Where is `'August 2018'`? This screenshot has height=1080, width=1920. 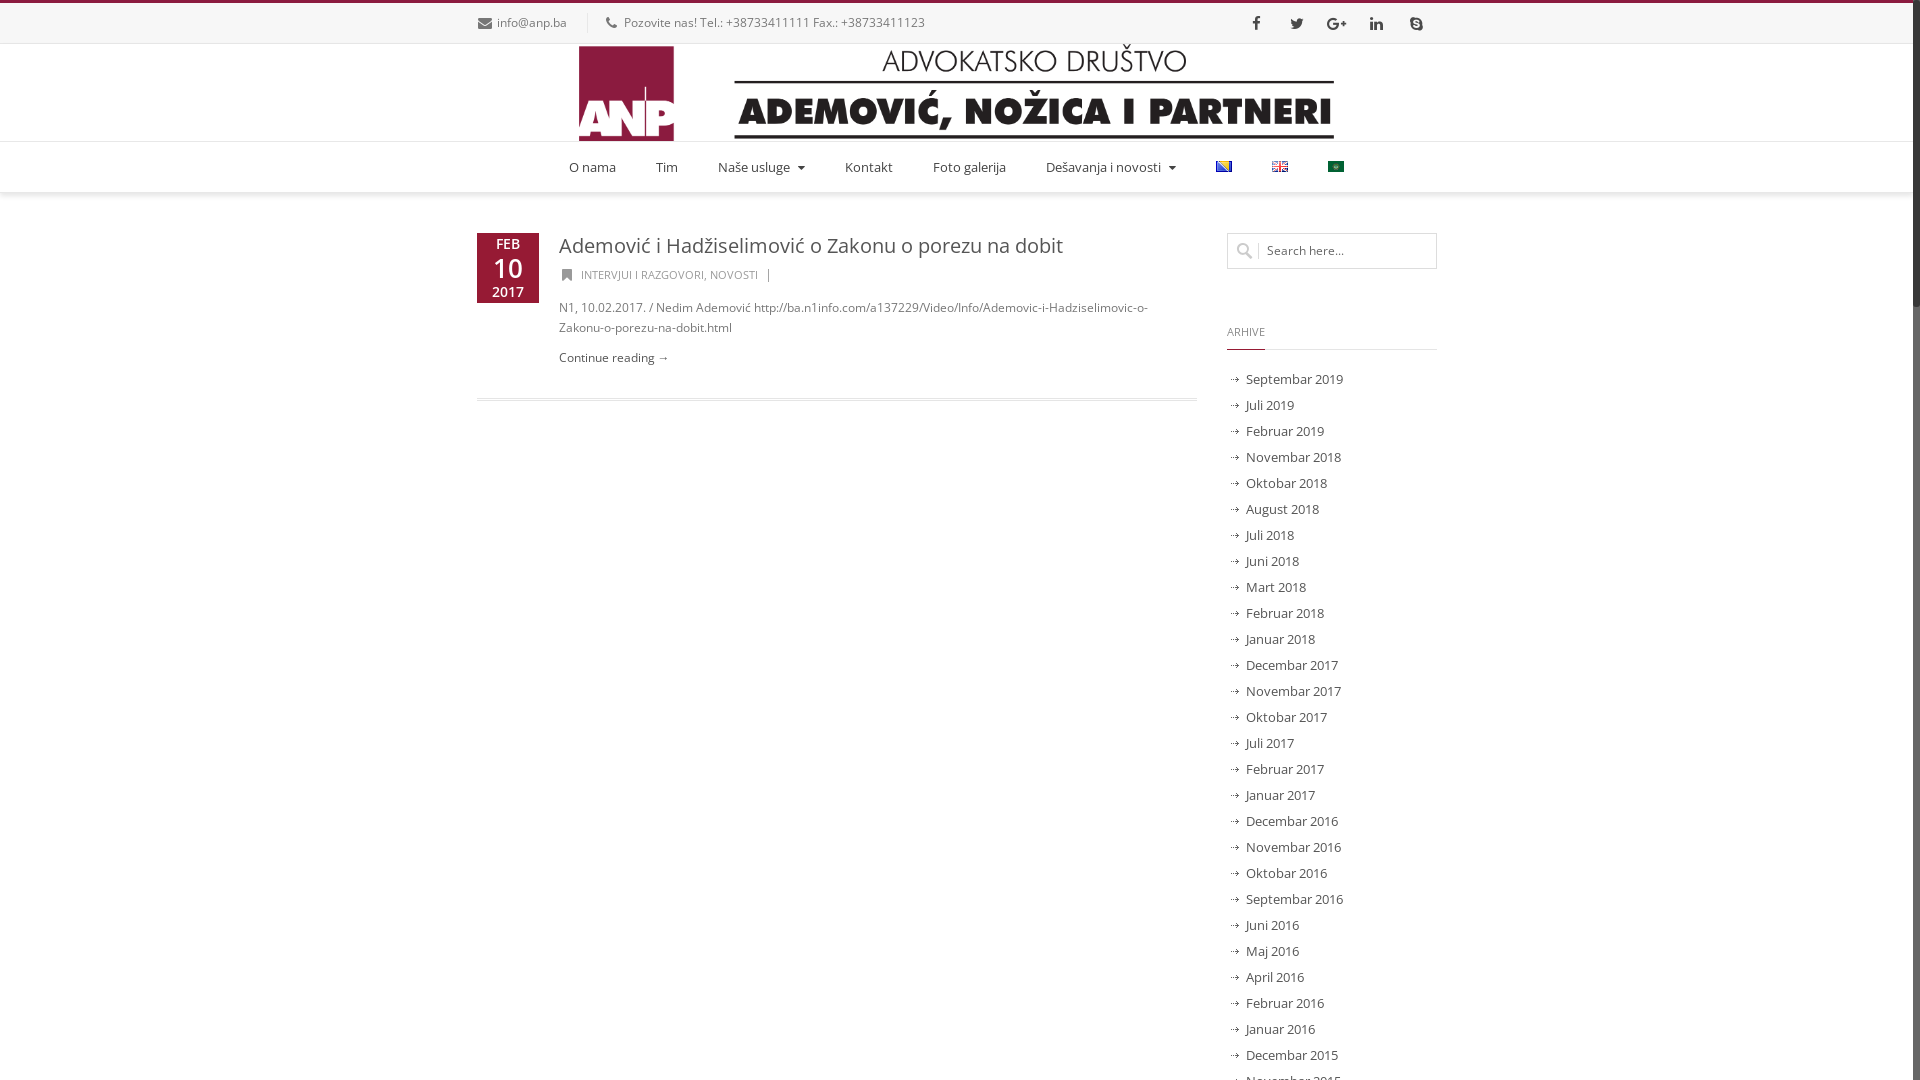
'August 2018' is located at coordinates (1274, 508).